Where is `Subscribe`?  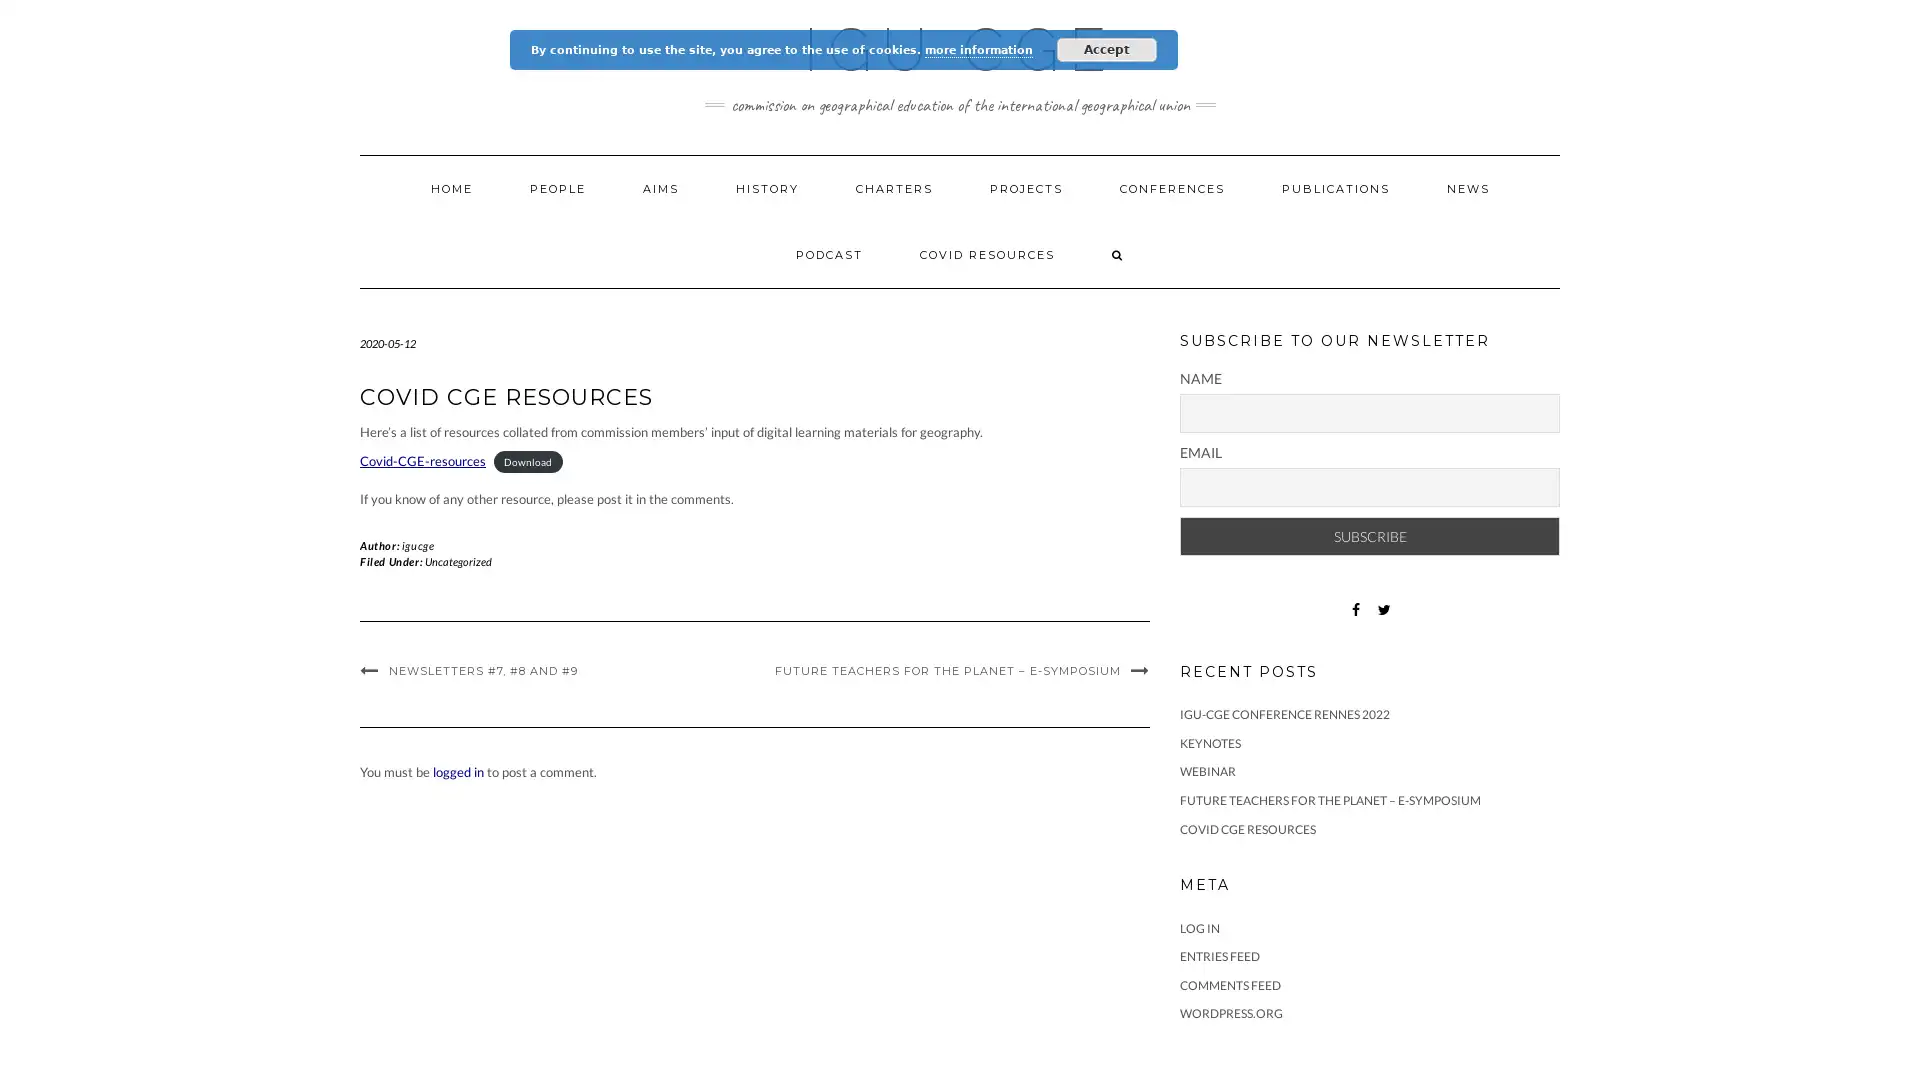 Subscribe is located at coordinates (1368, 535).